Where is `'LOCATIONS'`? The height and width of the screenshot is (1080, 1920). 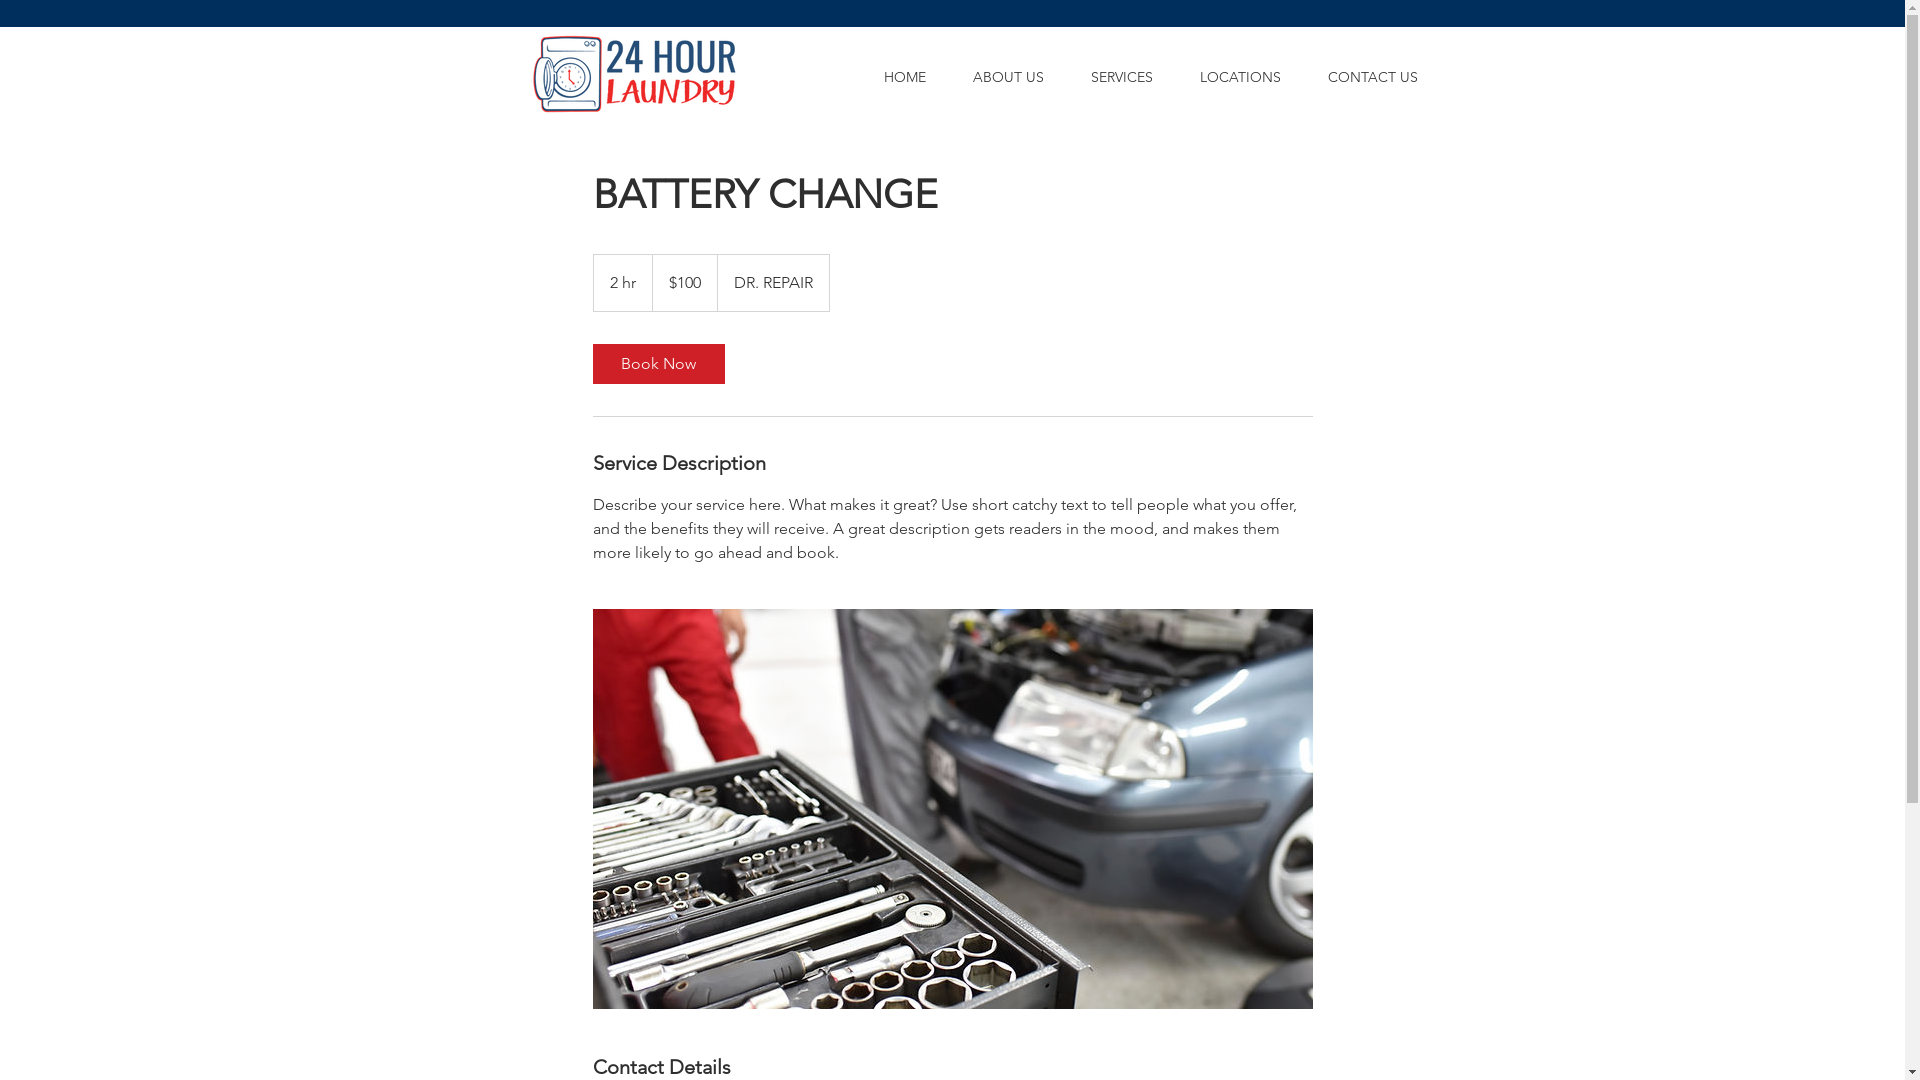
'LOCATIONS' is located at coordinates (1176, 76).